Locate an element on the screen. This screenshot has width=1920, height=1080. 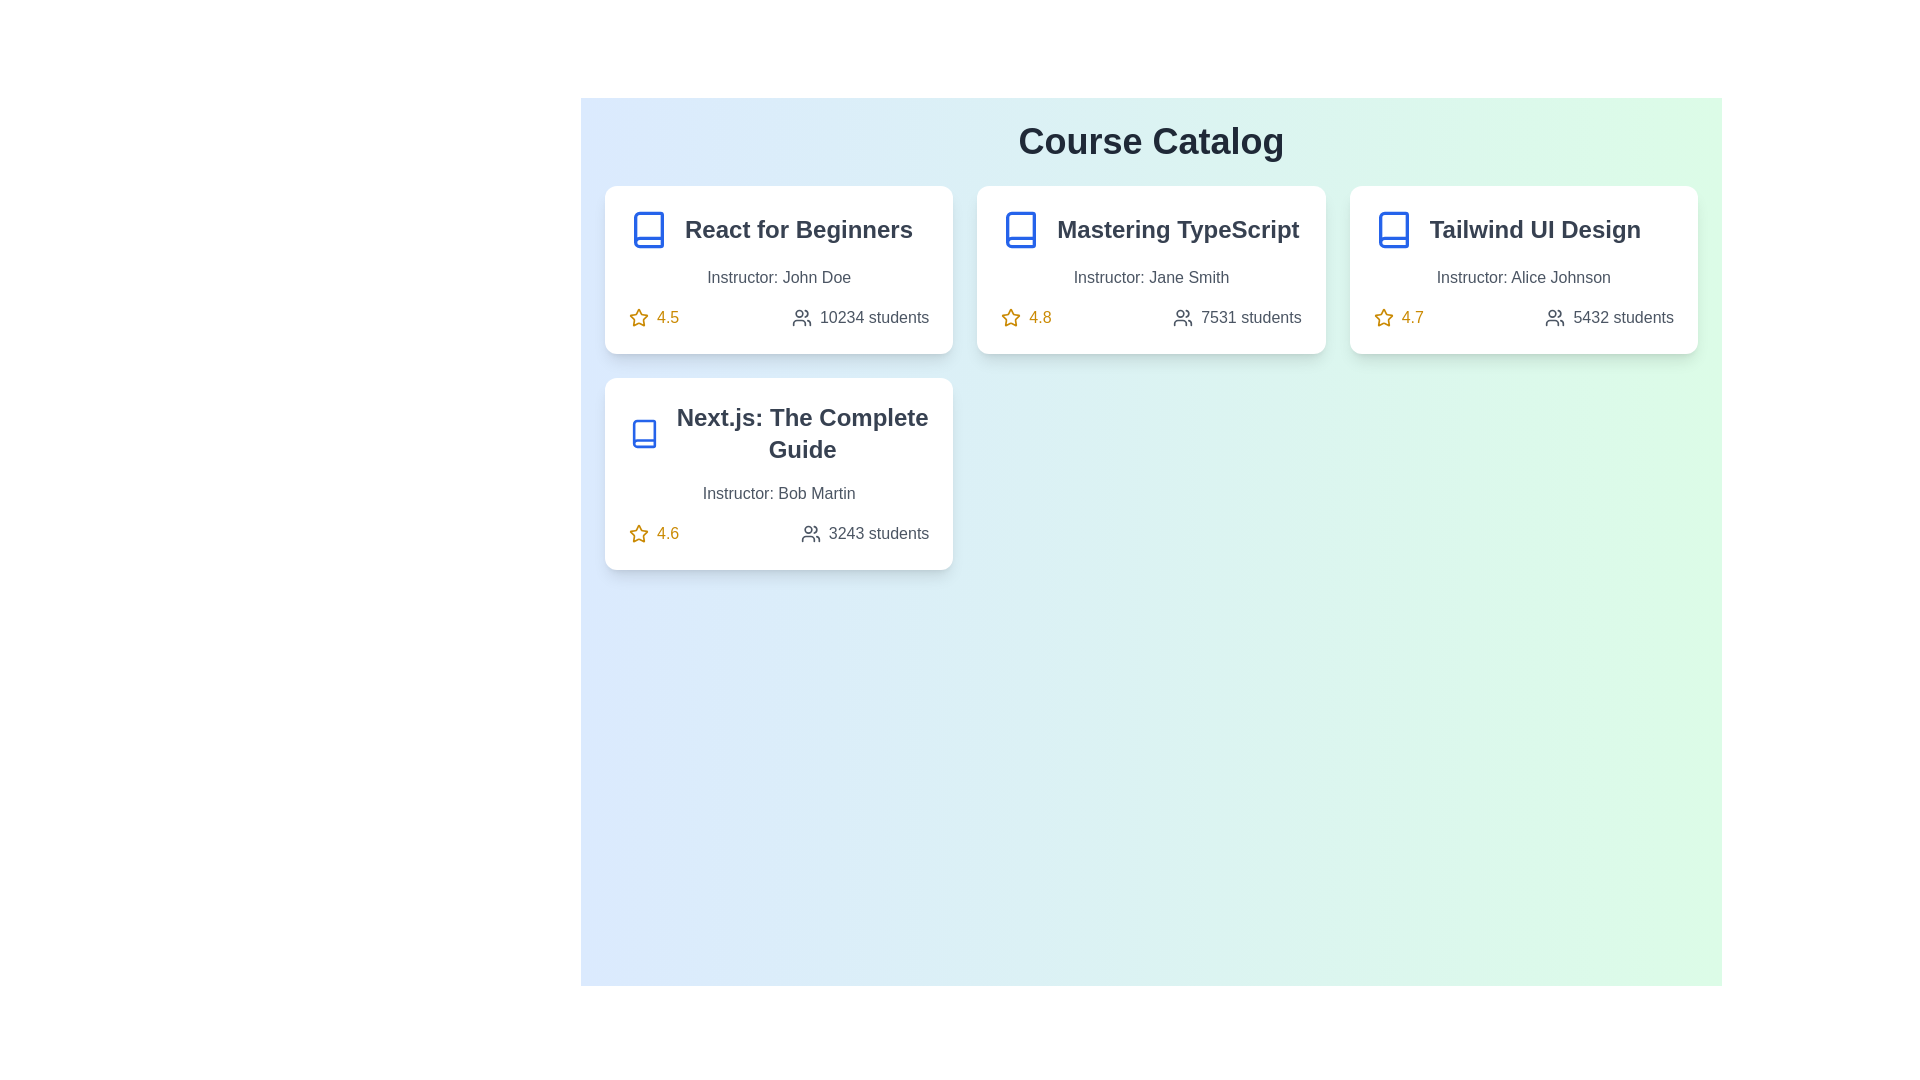
the rating icon located beneath the course title 'Next.js: The Complete Guide' and adjacent to the numerical rating '4.6' is located at coordinates (637, 316).